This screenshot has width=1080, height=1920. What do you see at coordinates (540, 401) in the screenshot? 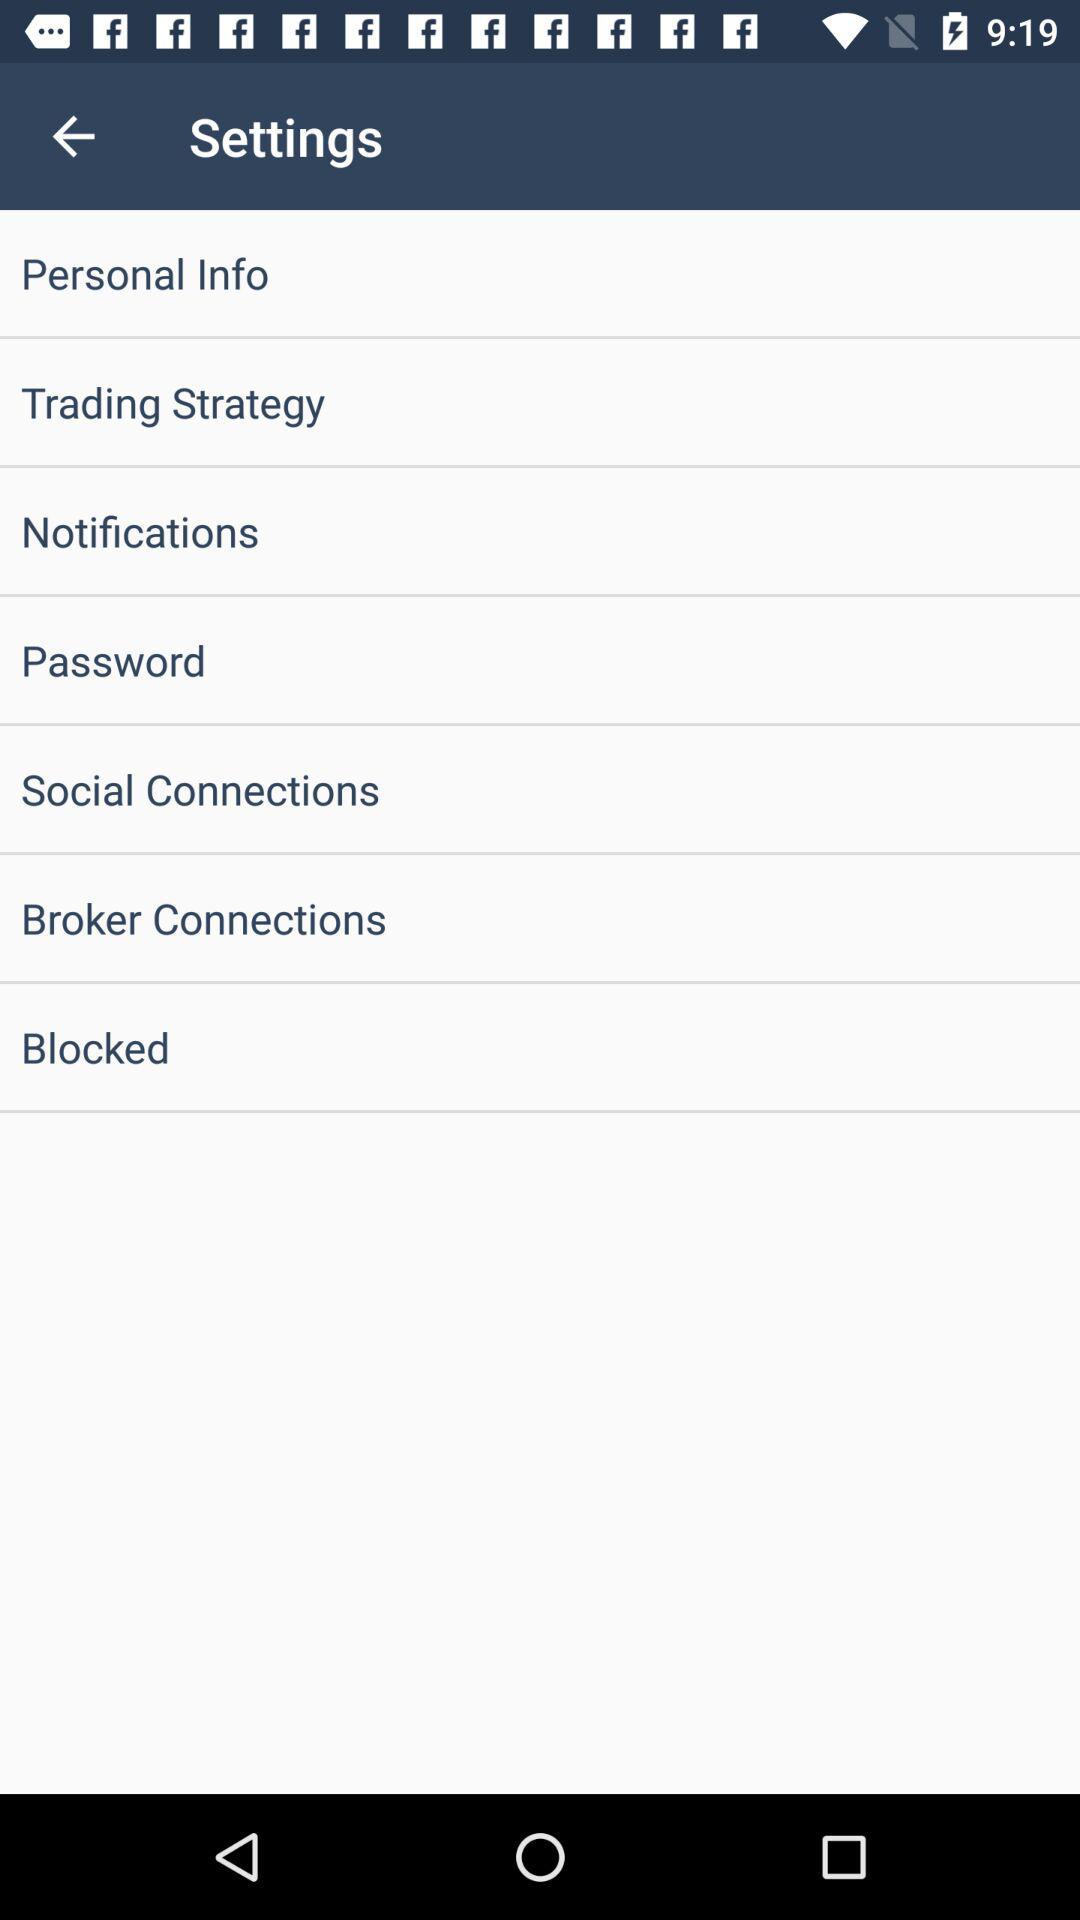
I see `the trading strategy icon` at bounding box center [540, 401].